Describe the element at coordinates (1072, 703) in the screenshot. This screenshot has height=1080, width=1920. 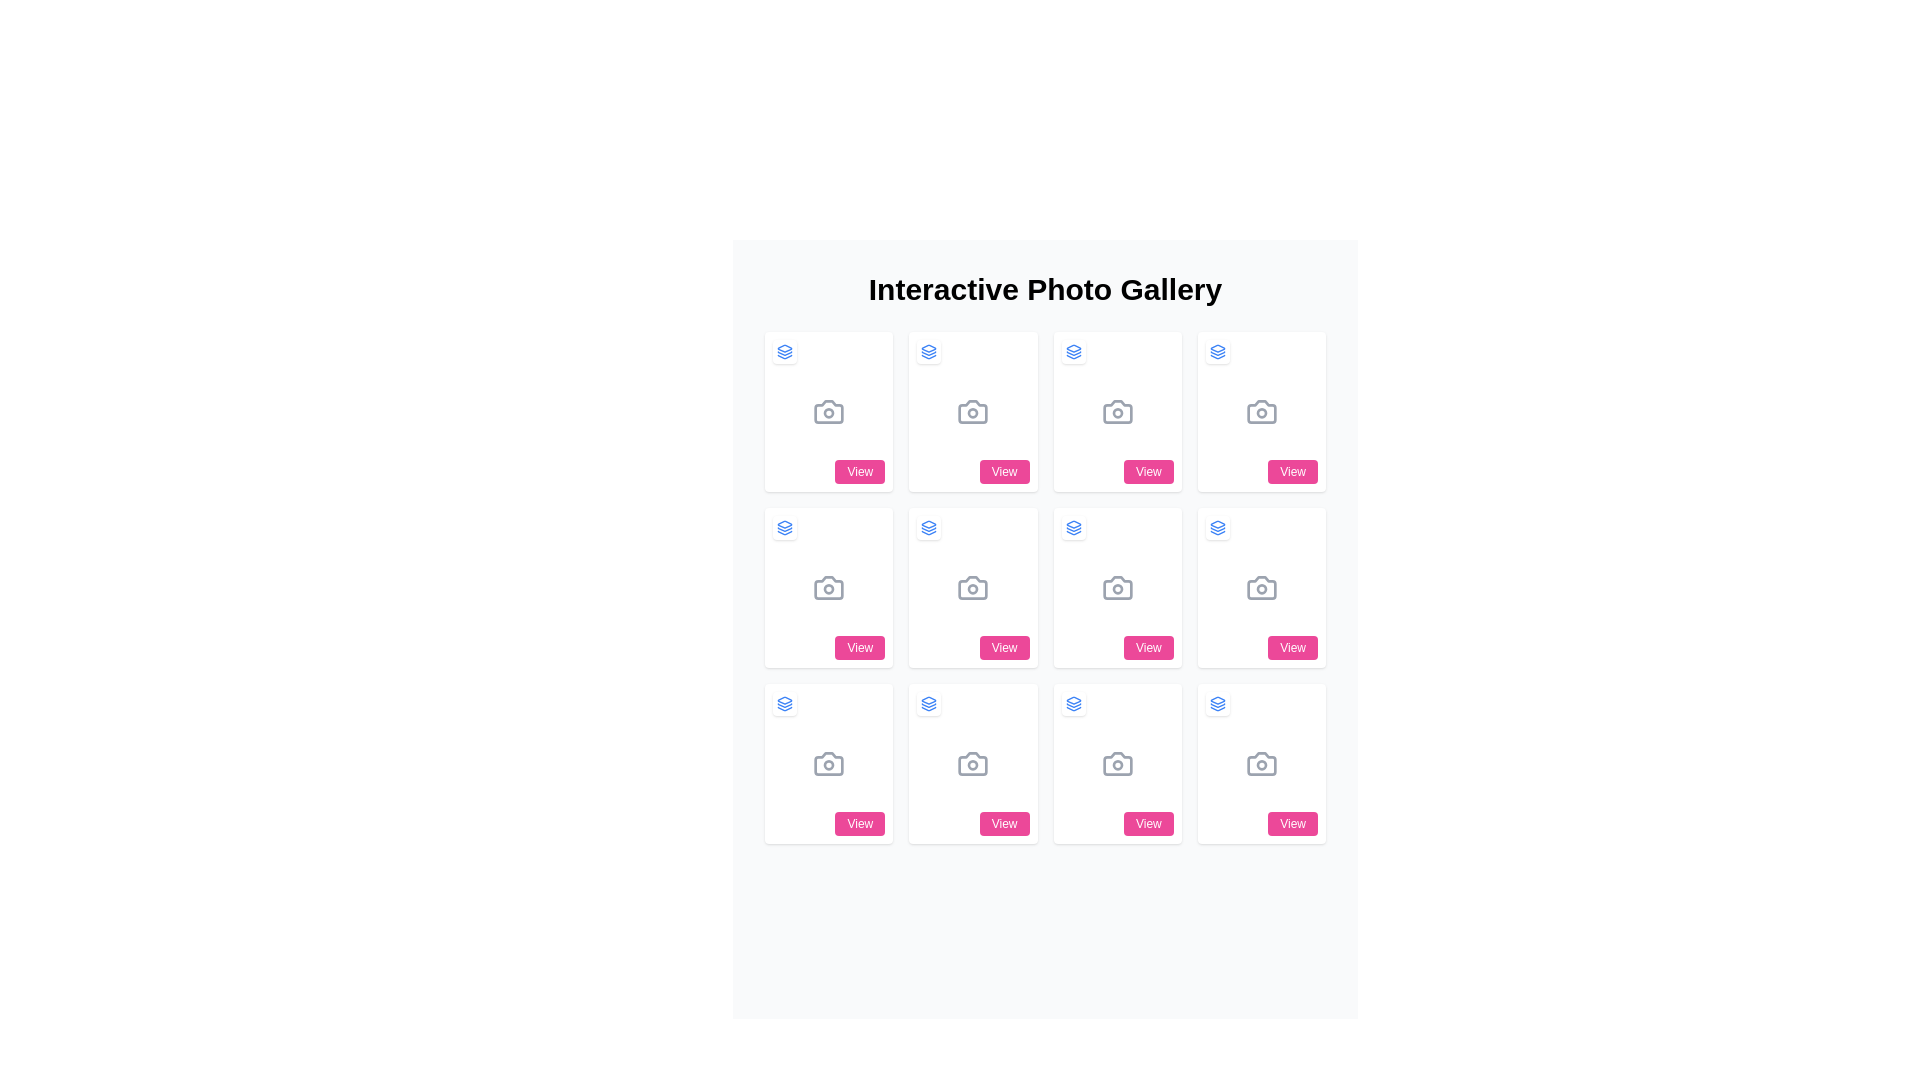
I see `the static icon in the top-left corner of the card located in the second column of the third row of the grid` at that location.